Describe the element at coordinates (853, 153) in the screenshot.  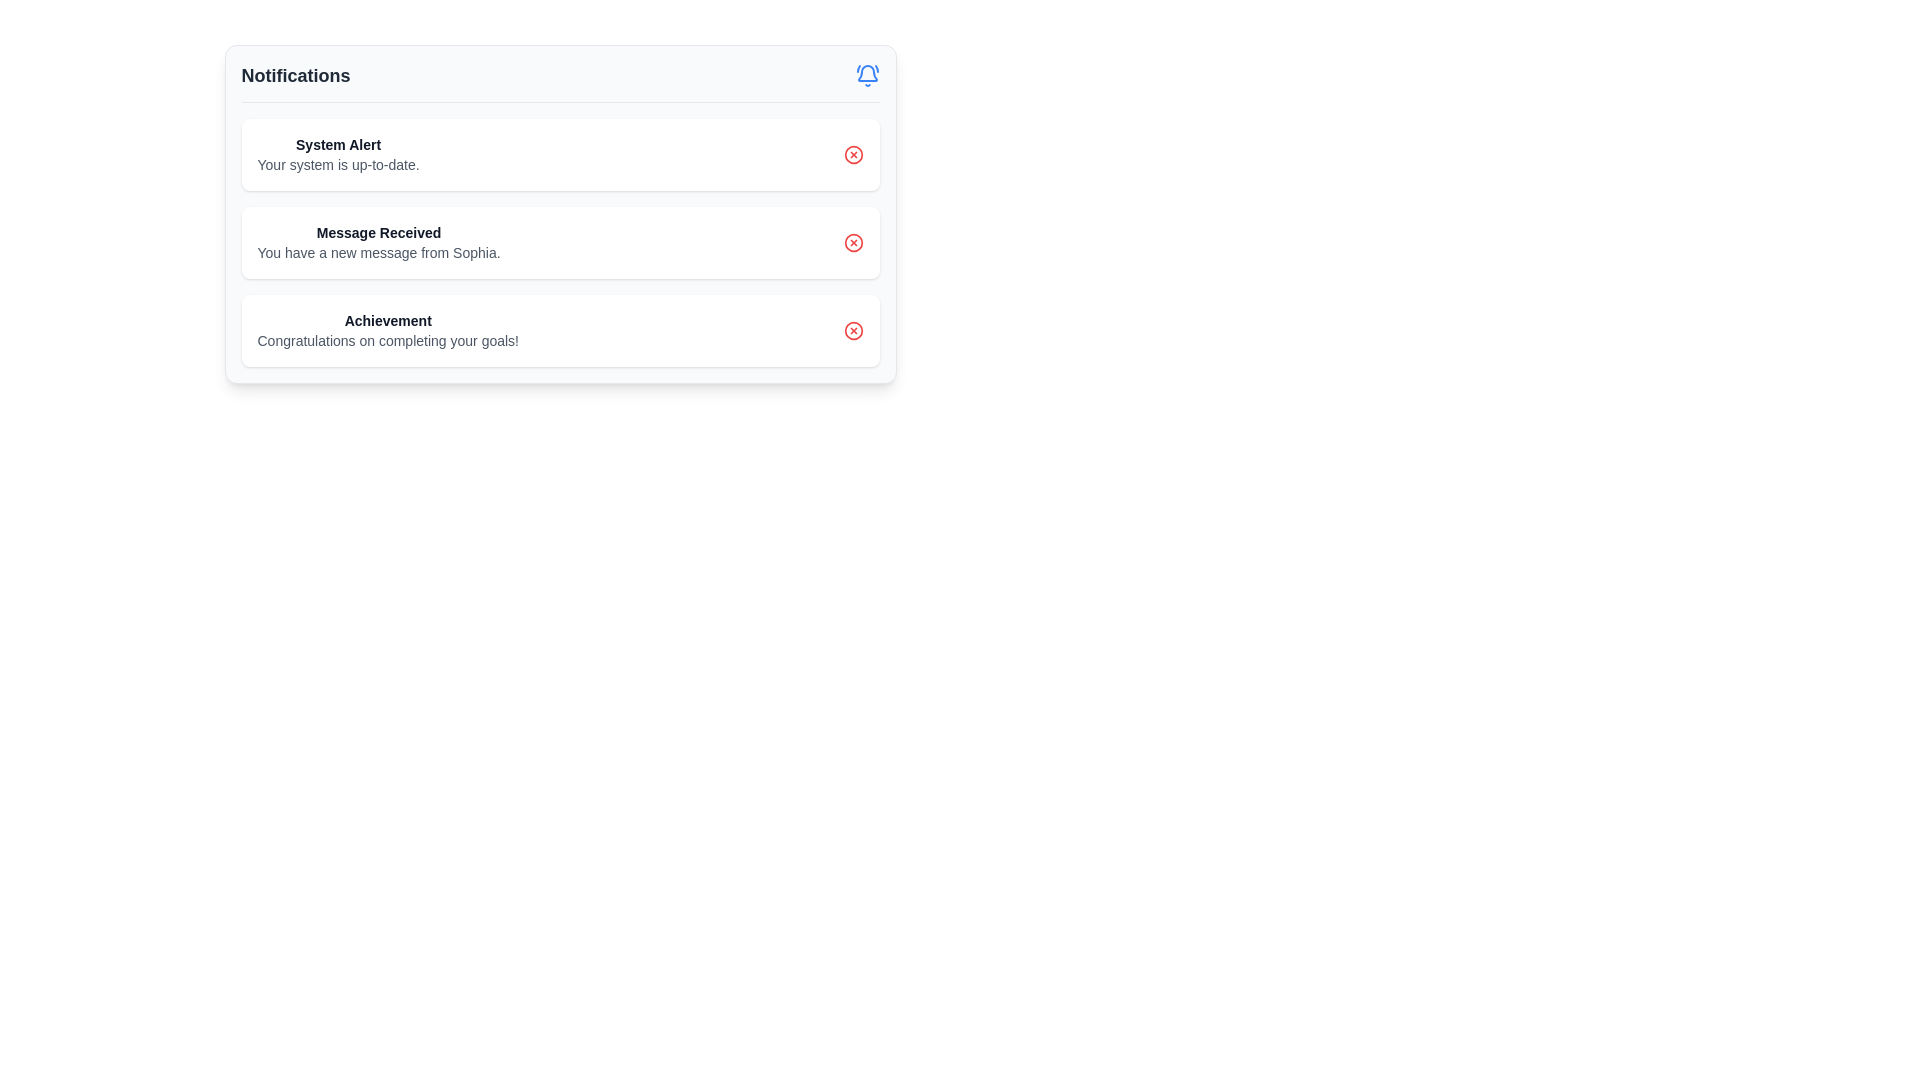
I see `the close button located in the top-right corner of the 'System Alert' notification card to change its color` at that location.